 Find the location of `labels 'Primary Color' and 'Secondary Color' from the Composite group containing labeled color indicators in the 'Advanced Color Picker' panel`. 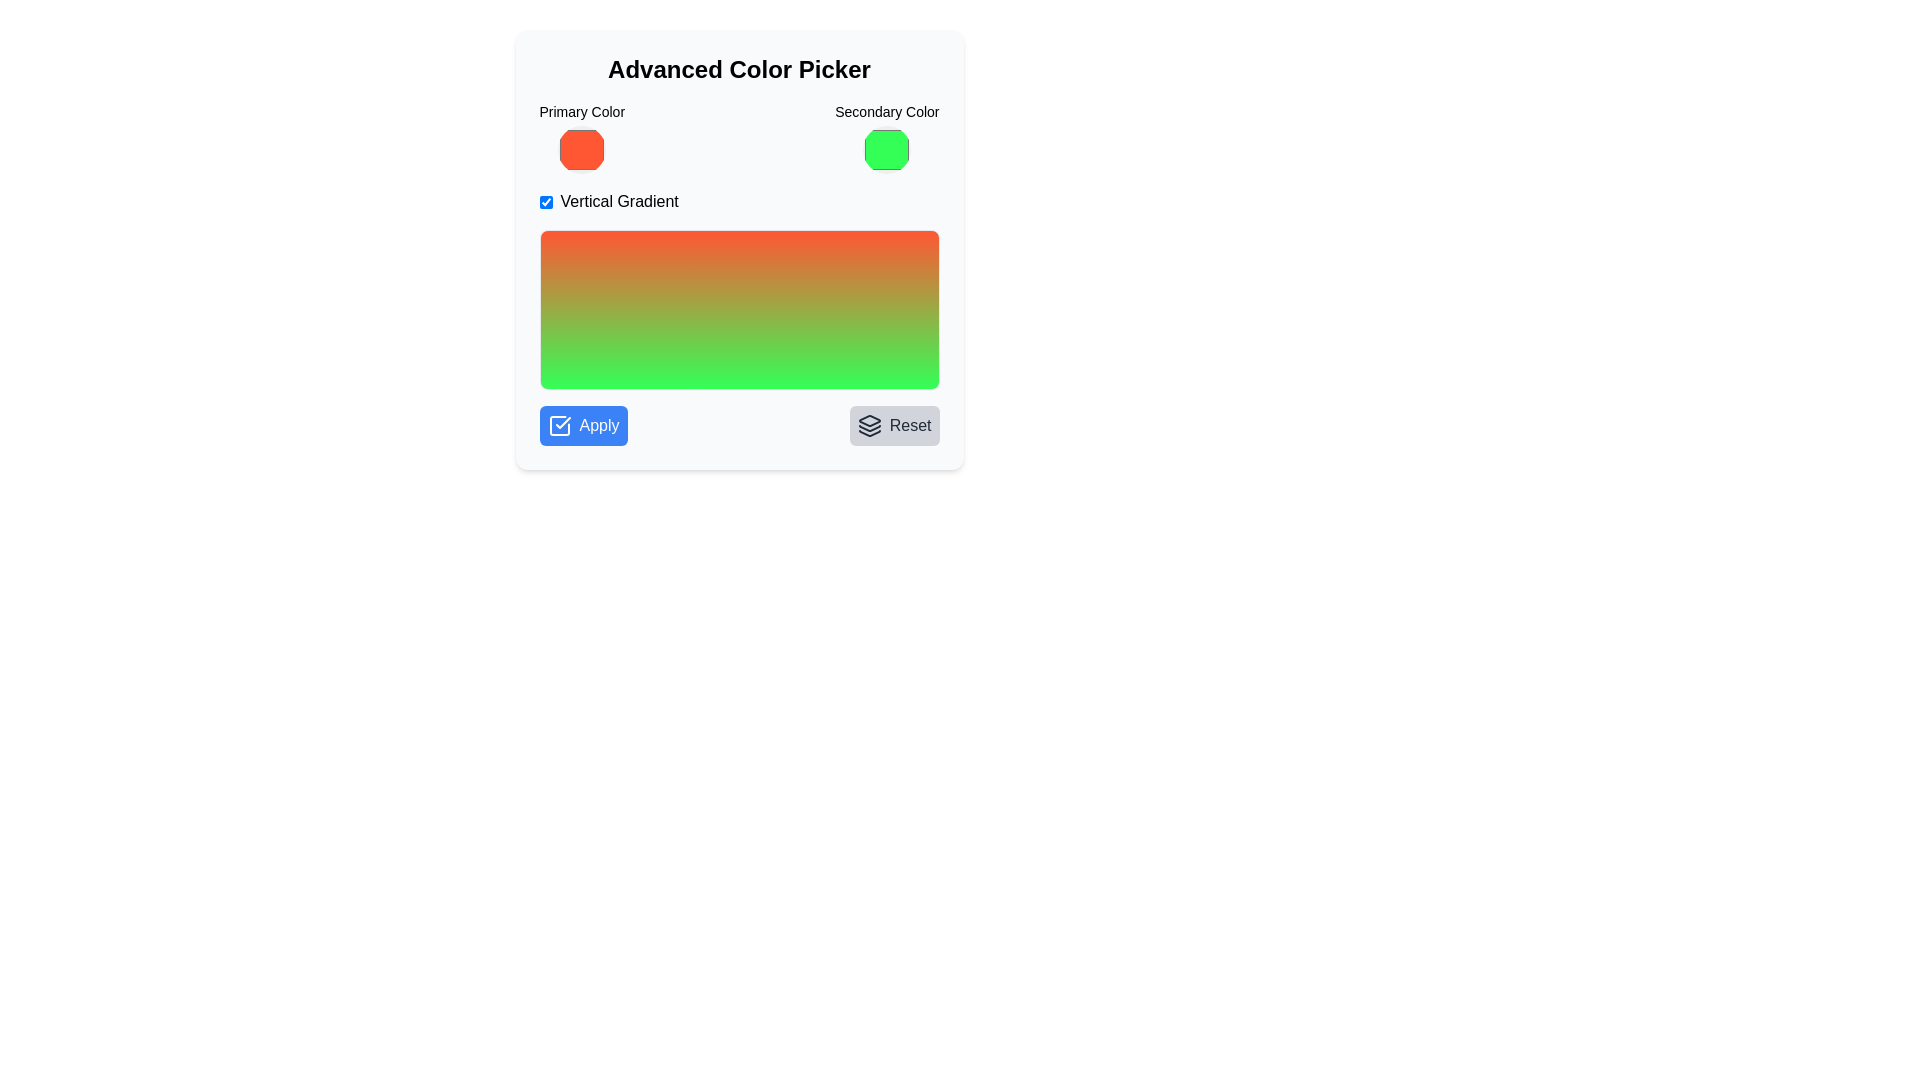

labels 'Primary Color' and 'Secondary Color' from the Composite group containing labeled color indicators in the 'Advanced Color Picker' panel is located at coordinates (738, 137).